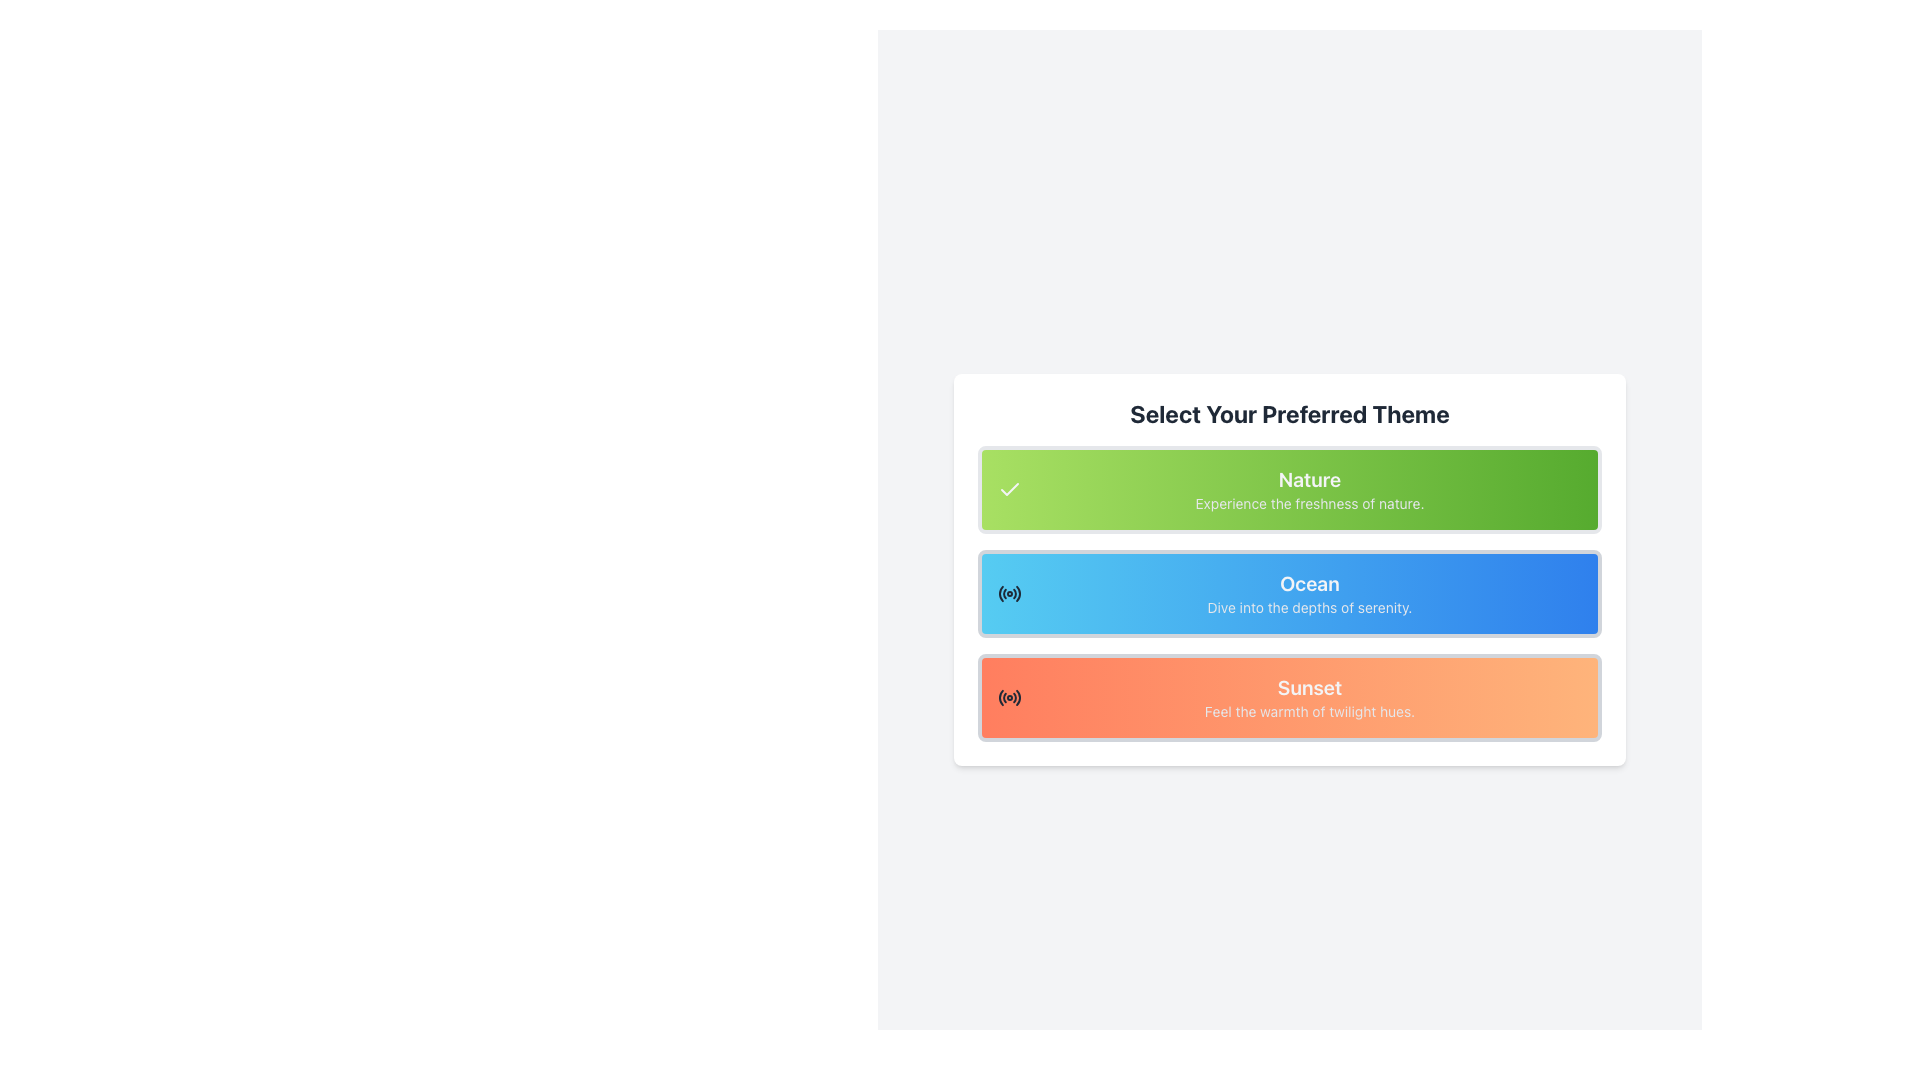 The height and width of the screenshot is (1080, 1920). I want to click on the descriptive text content for the 'Sunset' theme option located at the bottom section of the theme selection interface, so click(1310, 697).